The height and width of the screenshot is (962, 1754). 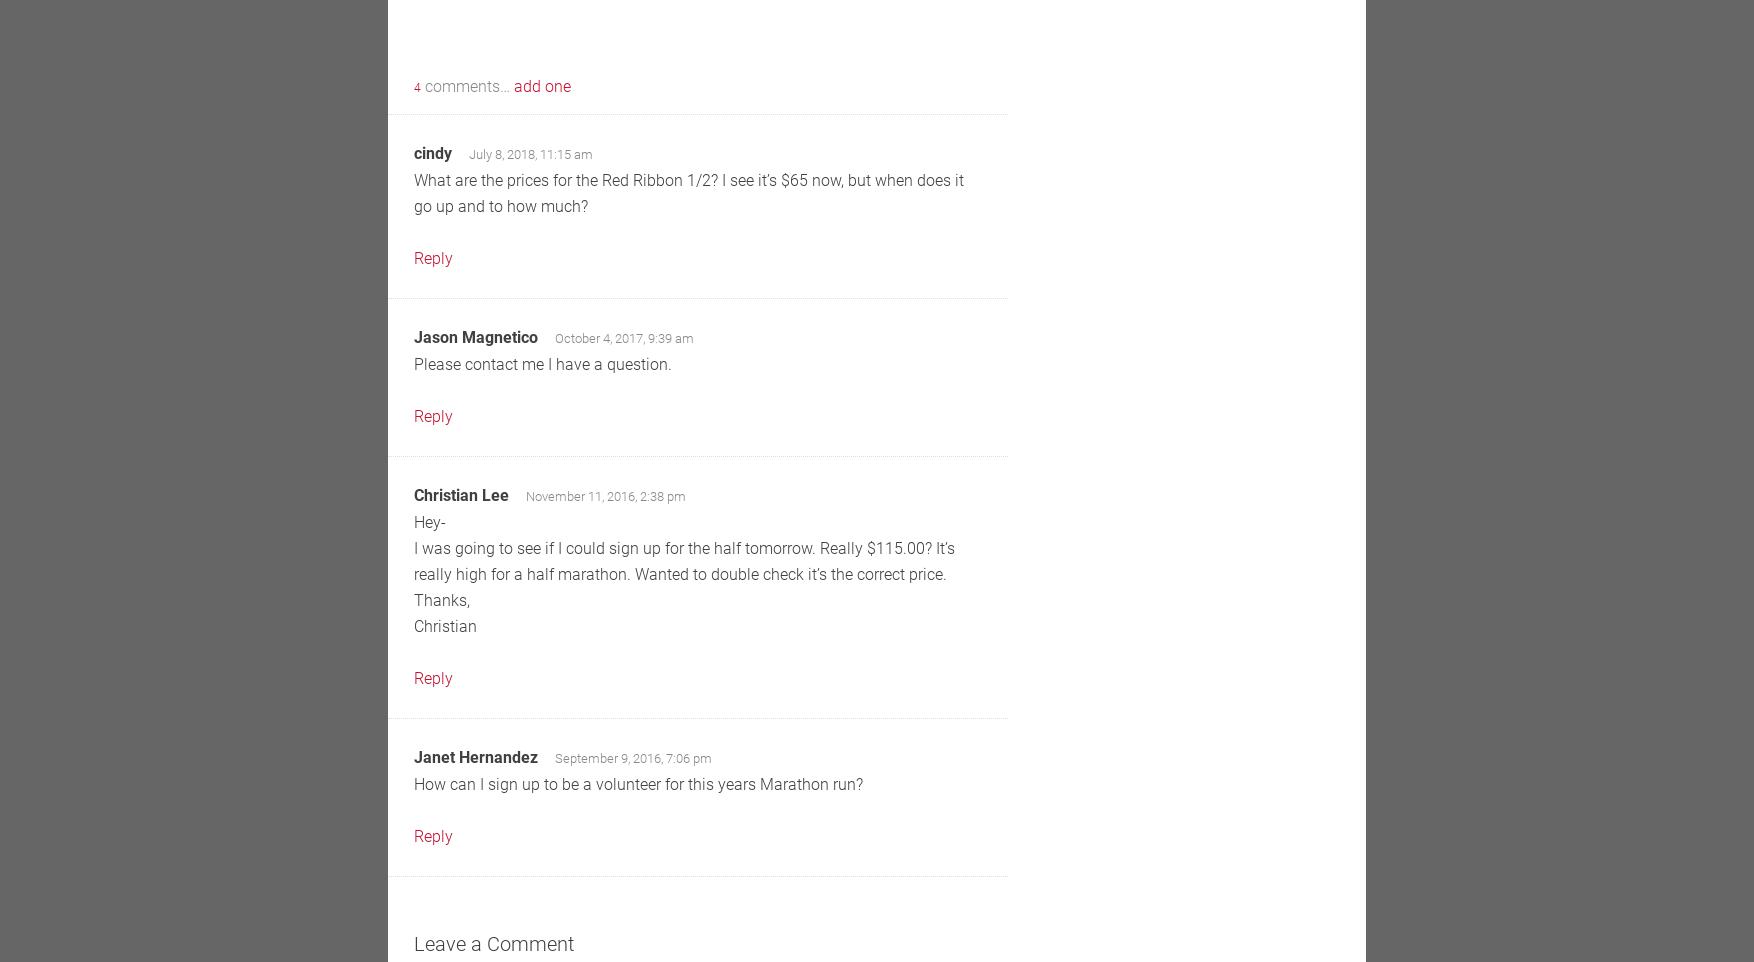 I want to click on '4', so click(x=417, y=88).